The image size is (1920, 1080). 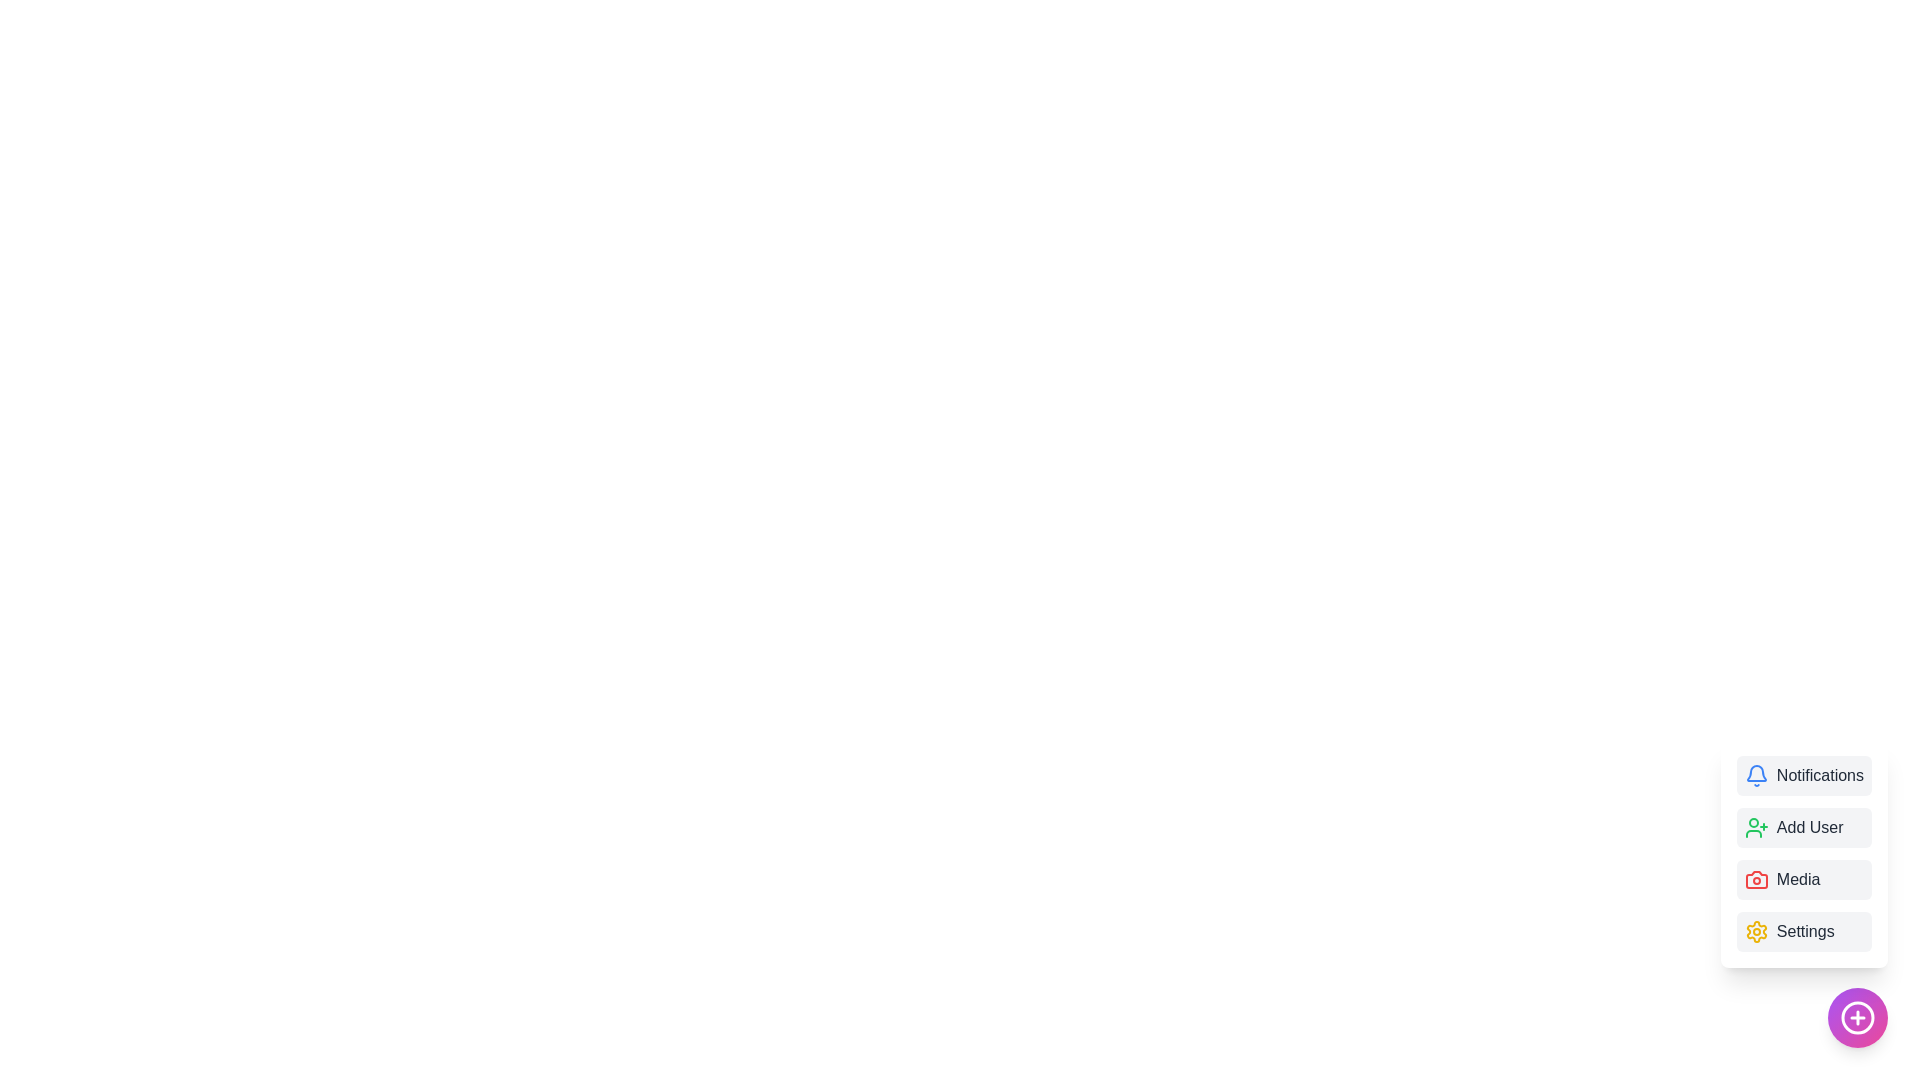 I want to click on the 'Add User' menu item, so click(x=1804, y=828).